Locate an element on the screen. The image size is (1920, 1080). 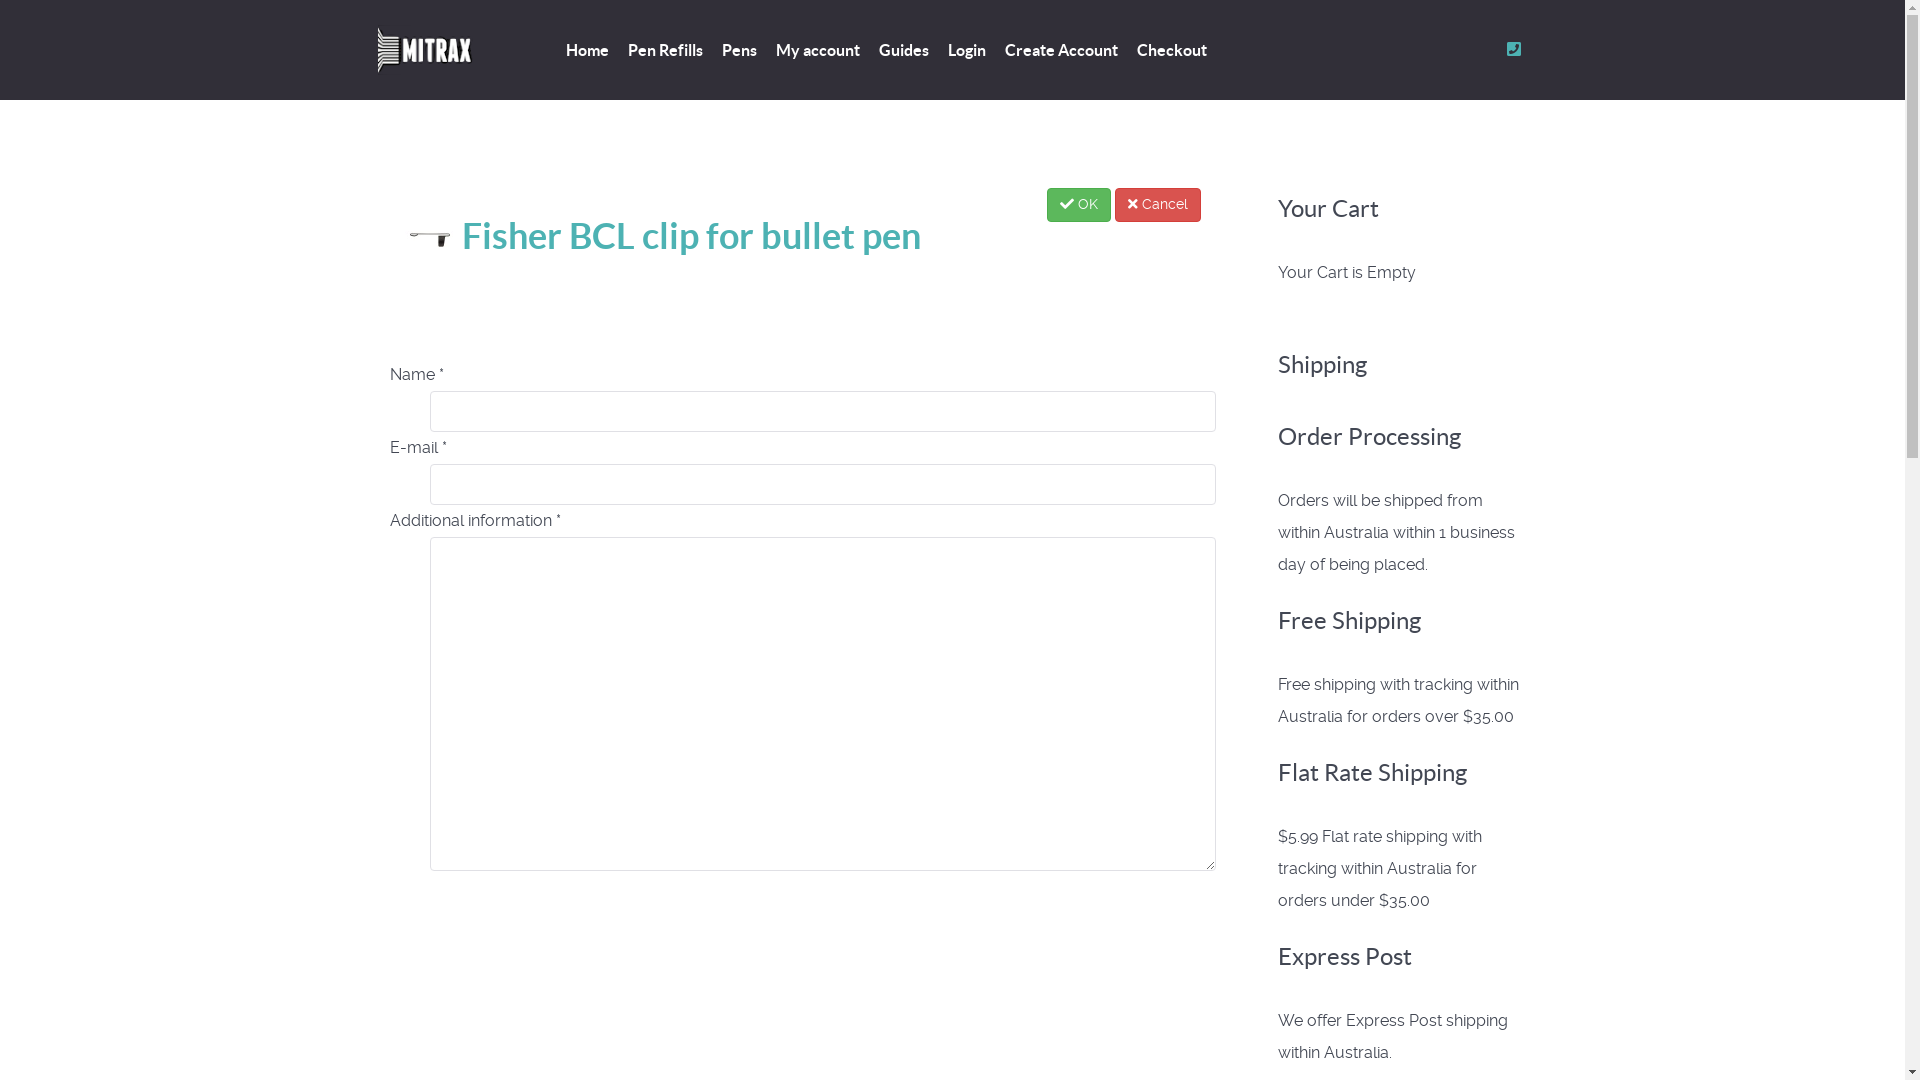
'Pen Refills' is located at coordinates (627, 50).